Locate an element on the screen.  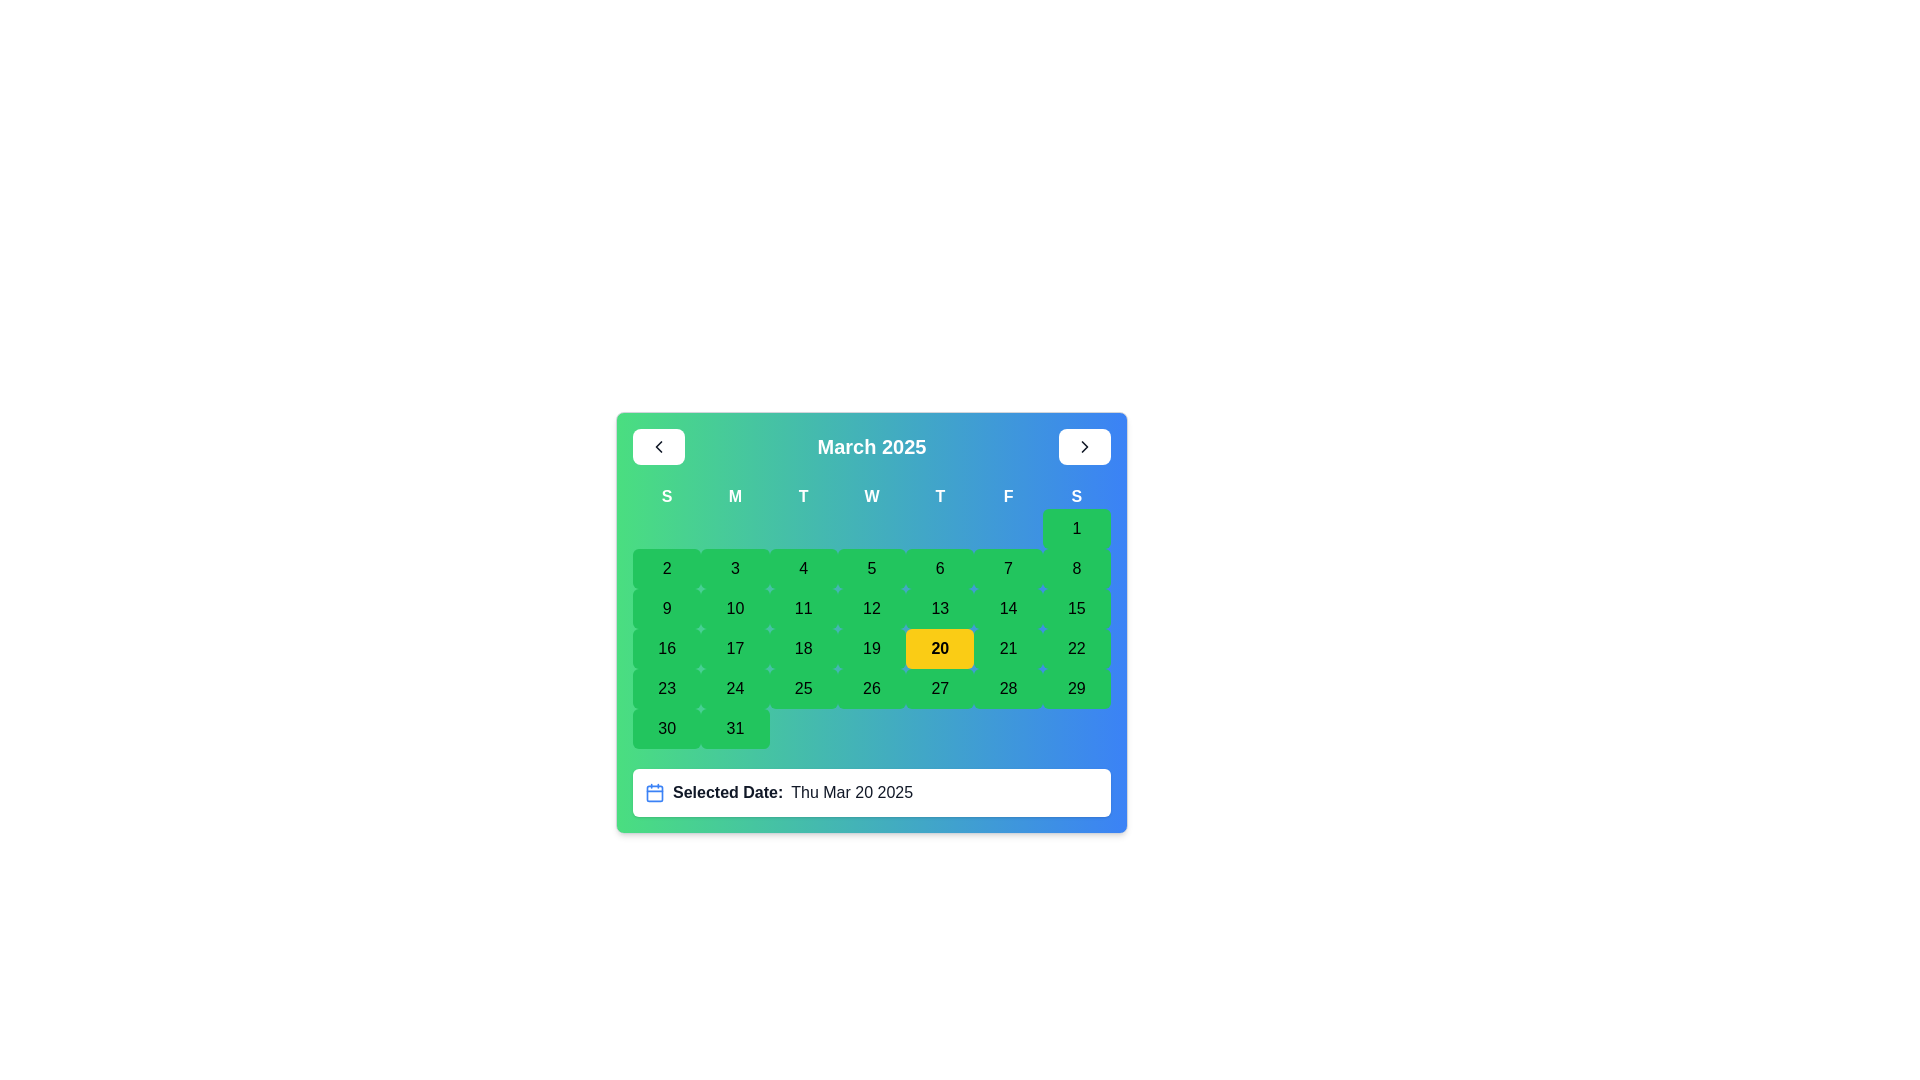
the green button with the bold number '6' in the first row, sixth column of the calendar grid is located at coordinates (939, 569).